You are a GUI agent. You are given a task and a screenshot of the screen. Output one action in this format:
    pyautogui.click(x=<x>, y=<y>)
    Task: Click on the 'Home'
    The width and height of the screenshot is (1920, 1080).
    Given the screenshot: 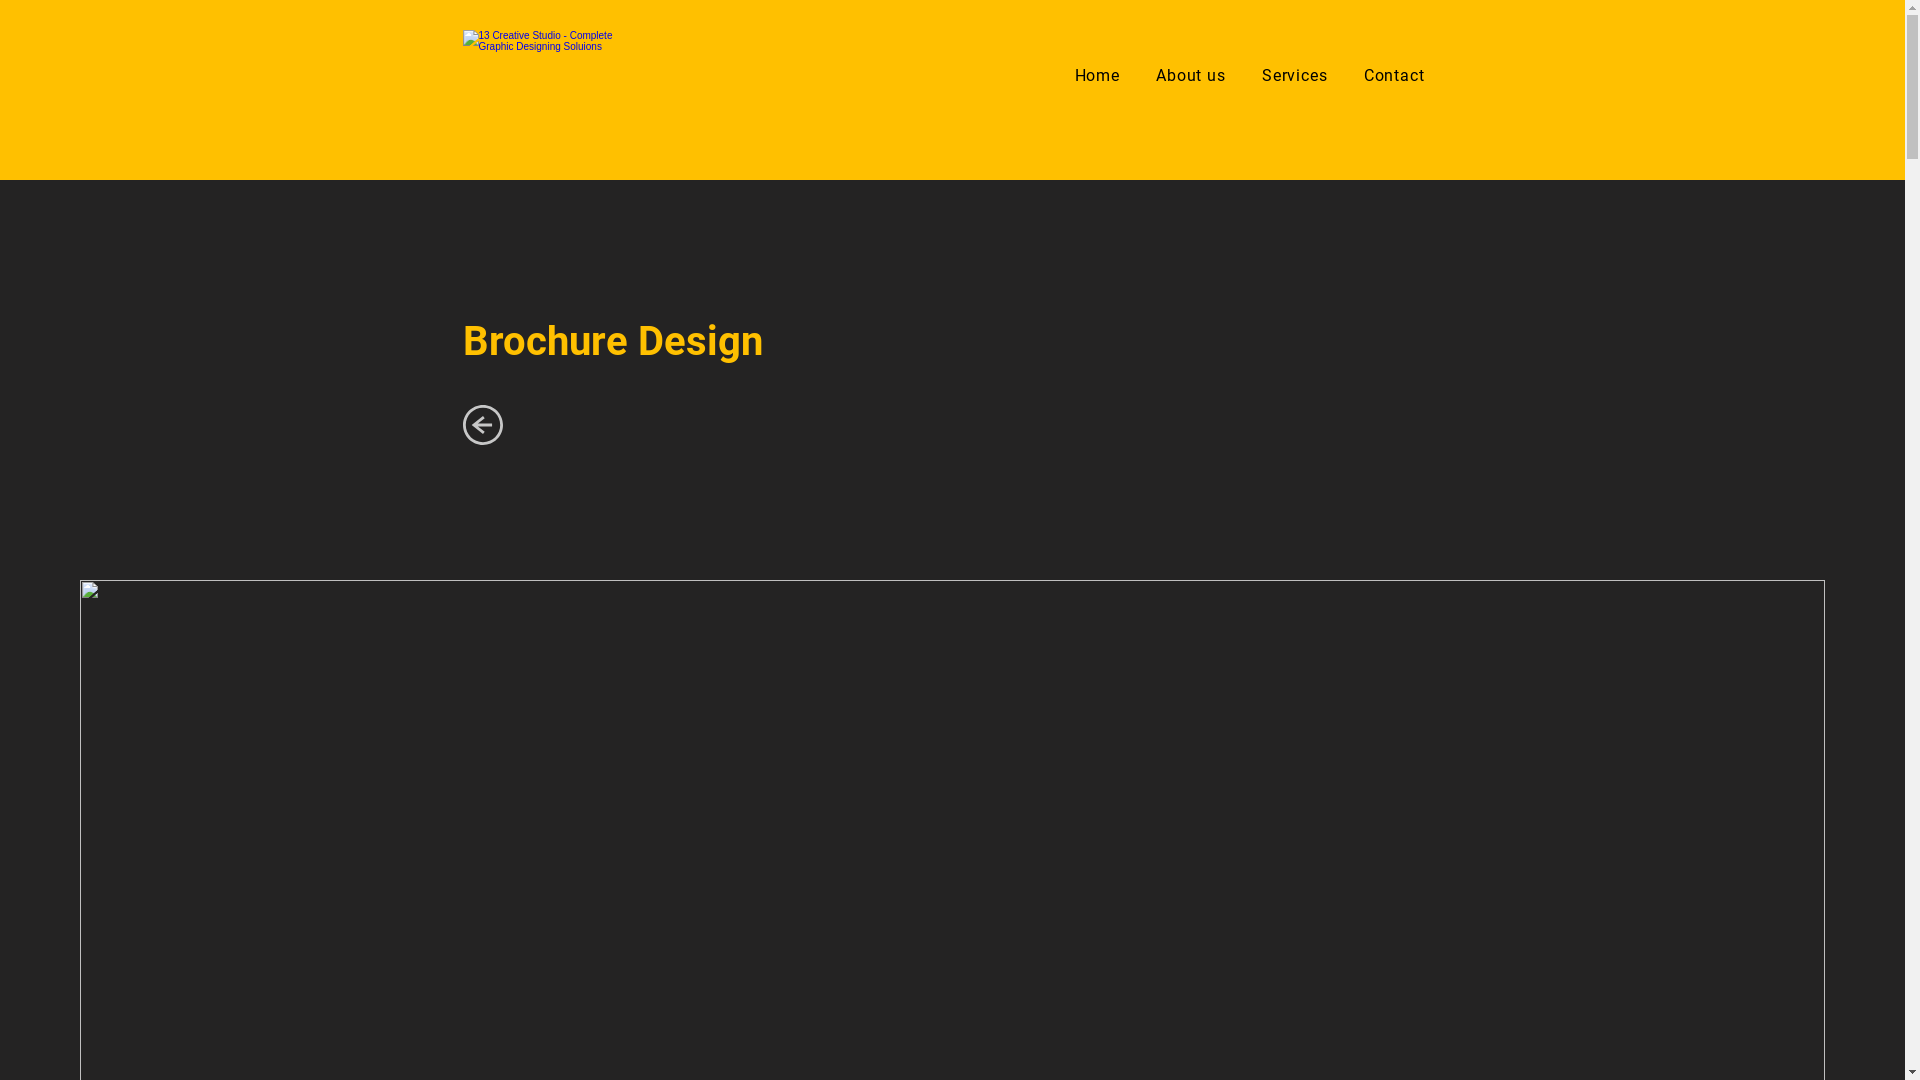 What is the action you would take?
    pyautogui.click(x=1096, y=74)
    